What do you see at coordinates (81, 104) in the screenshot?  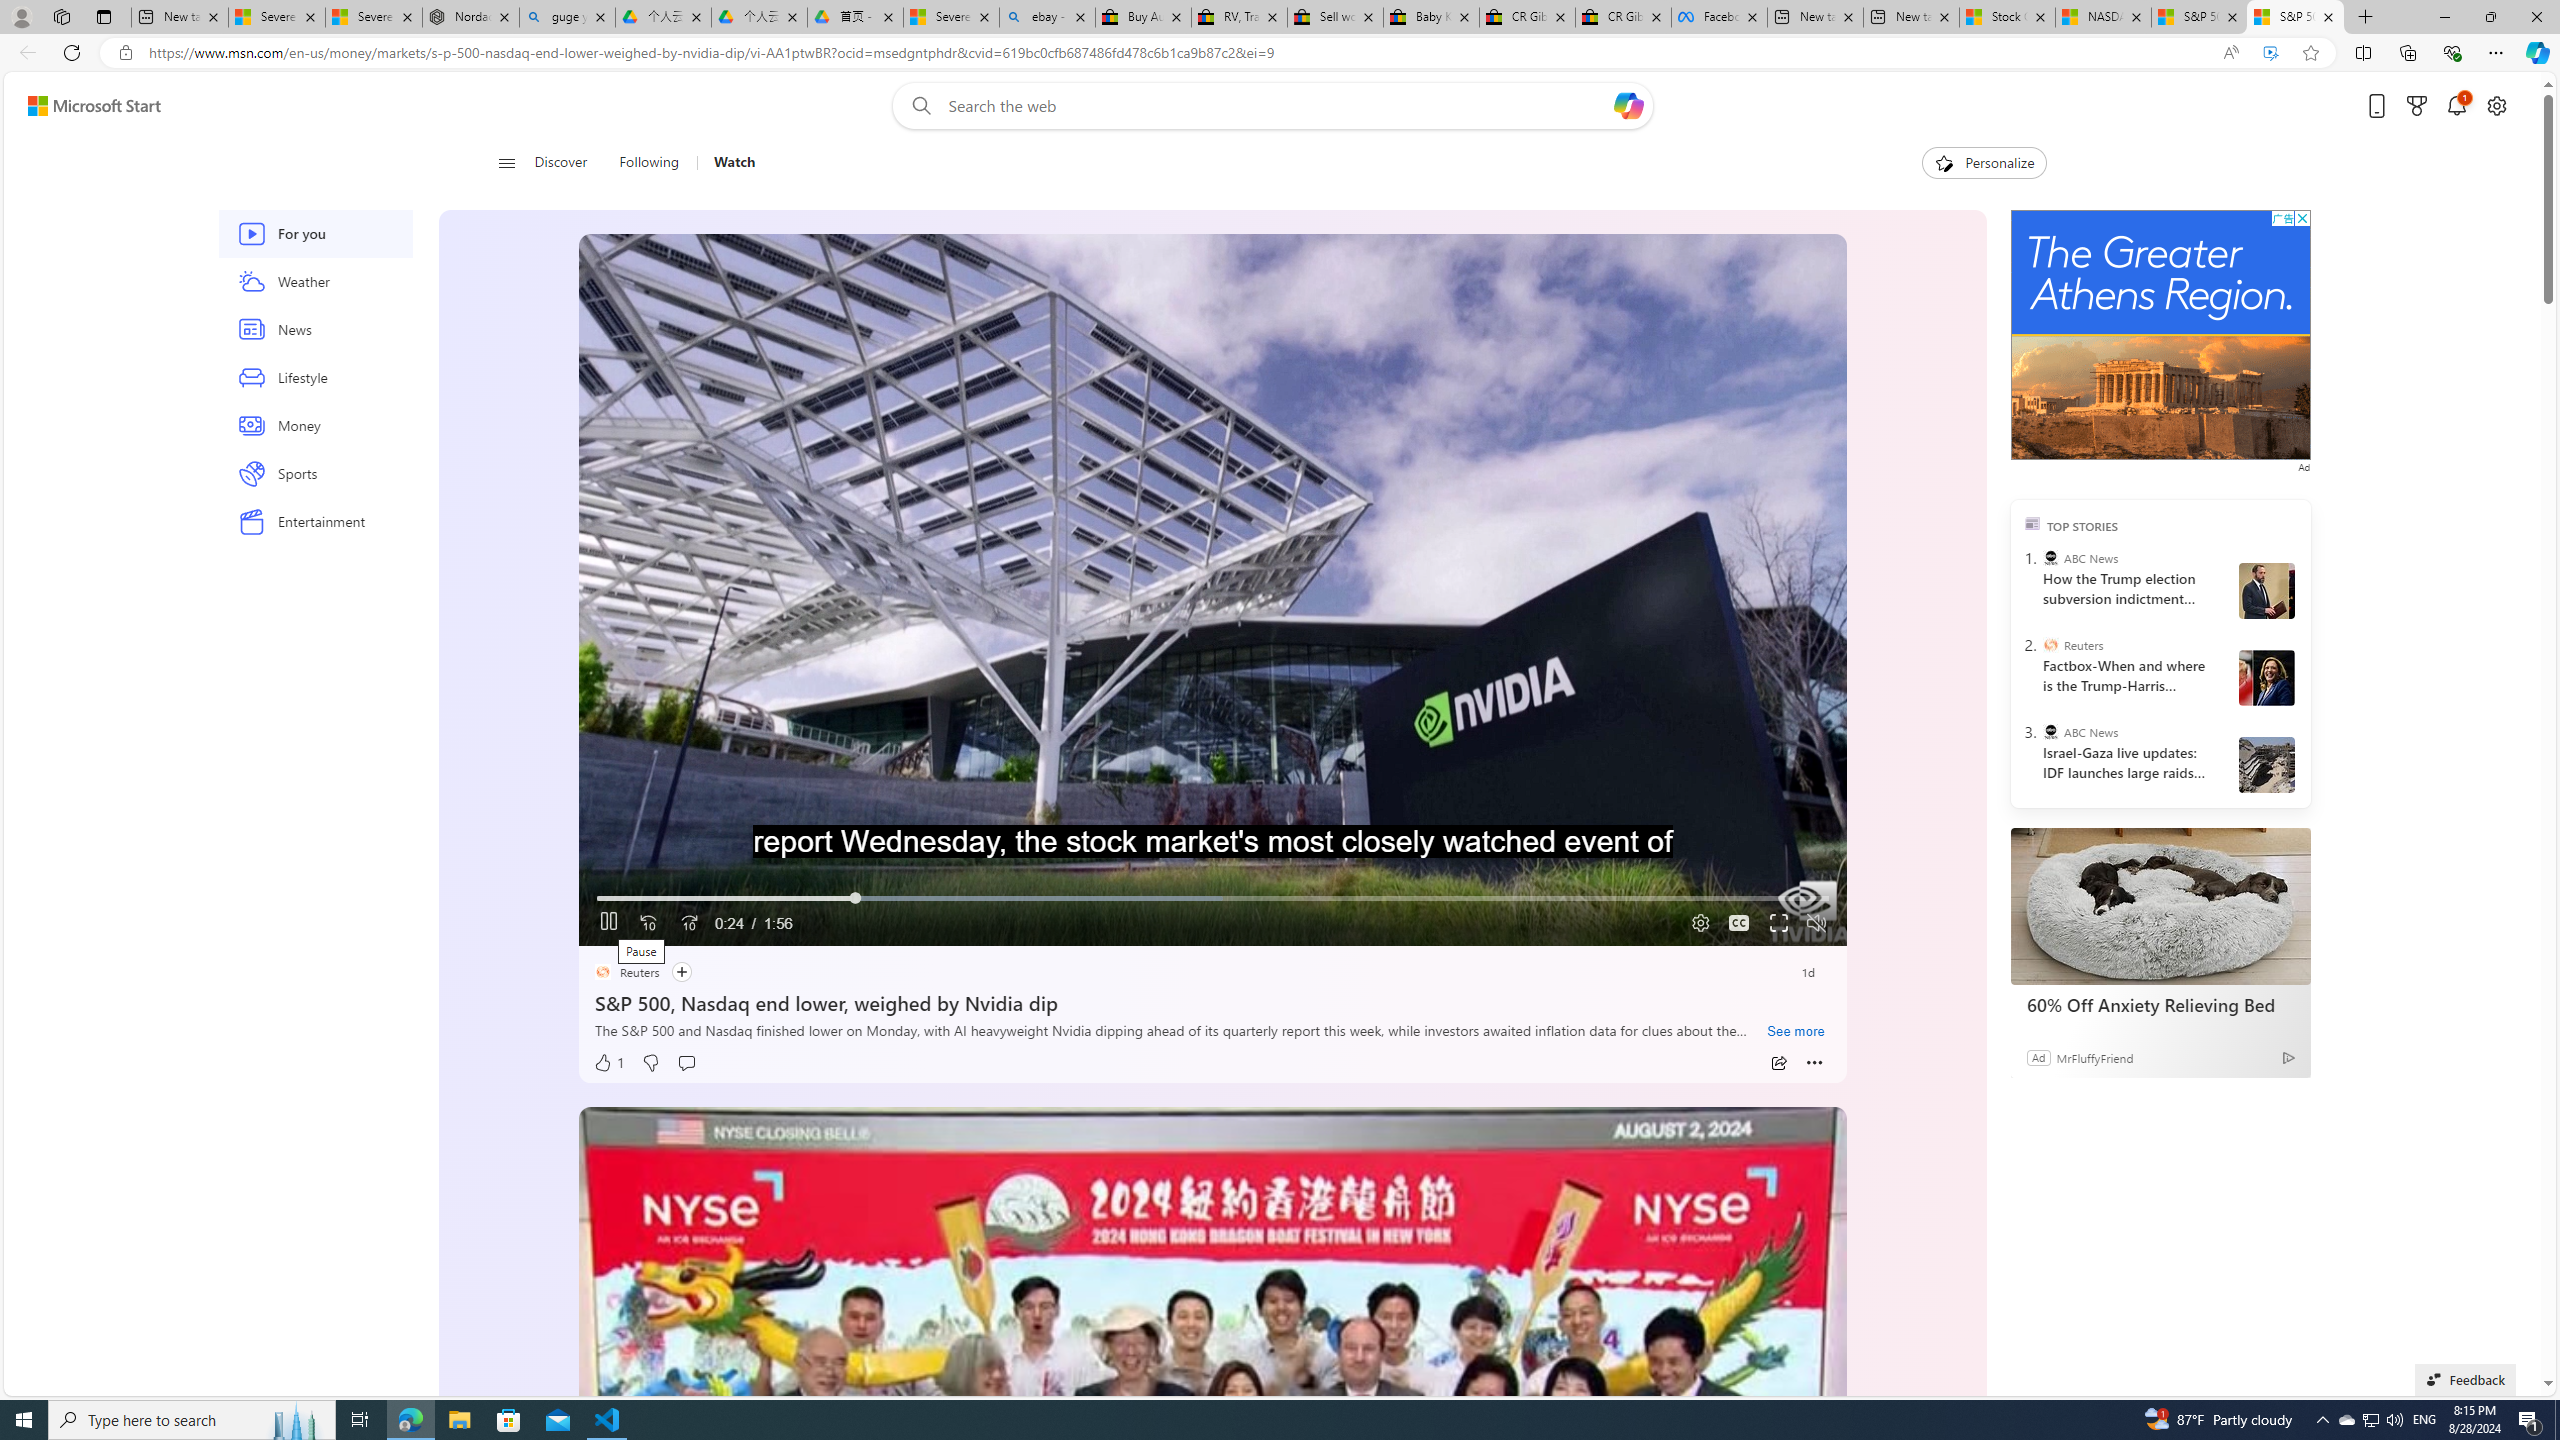 I see `'Skip to footer'` at bounding box center [81, 104].